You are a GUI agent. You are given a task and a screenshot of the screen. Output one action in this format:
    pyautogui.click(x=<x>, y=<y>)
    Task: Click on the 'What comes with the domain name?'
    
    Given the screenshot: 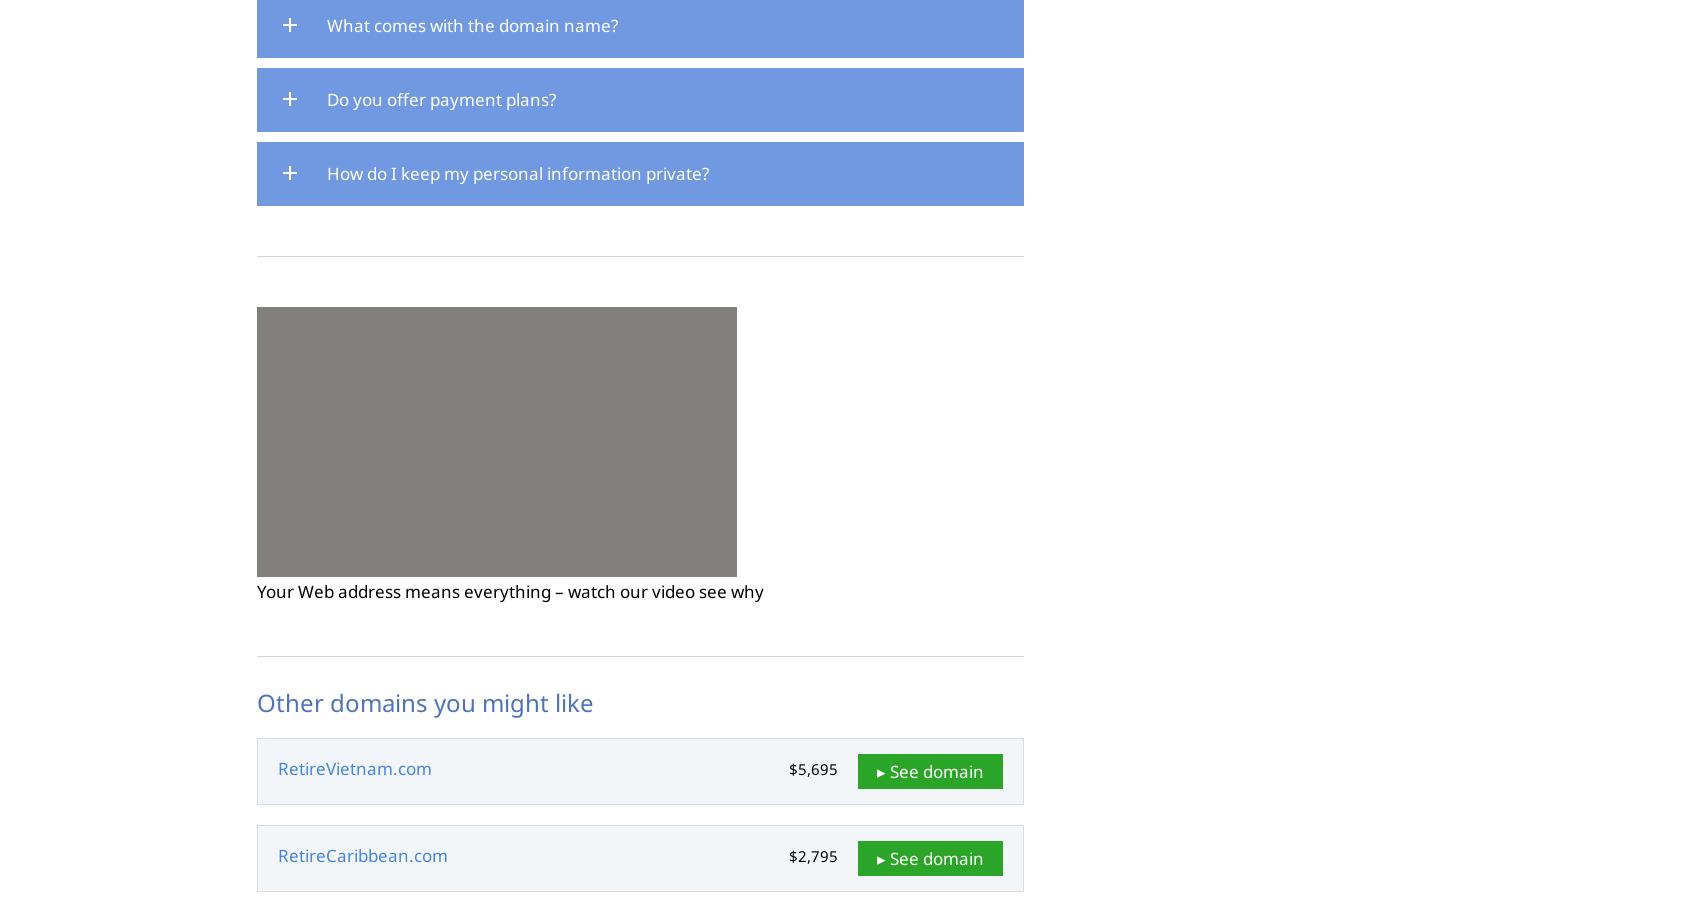 What is the action you would take?
    pyautogui.click(x=327, y=24)
    